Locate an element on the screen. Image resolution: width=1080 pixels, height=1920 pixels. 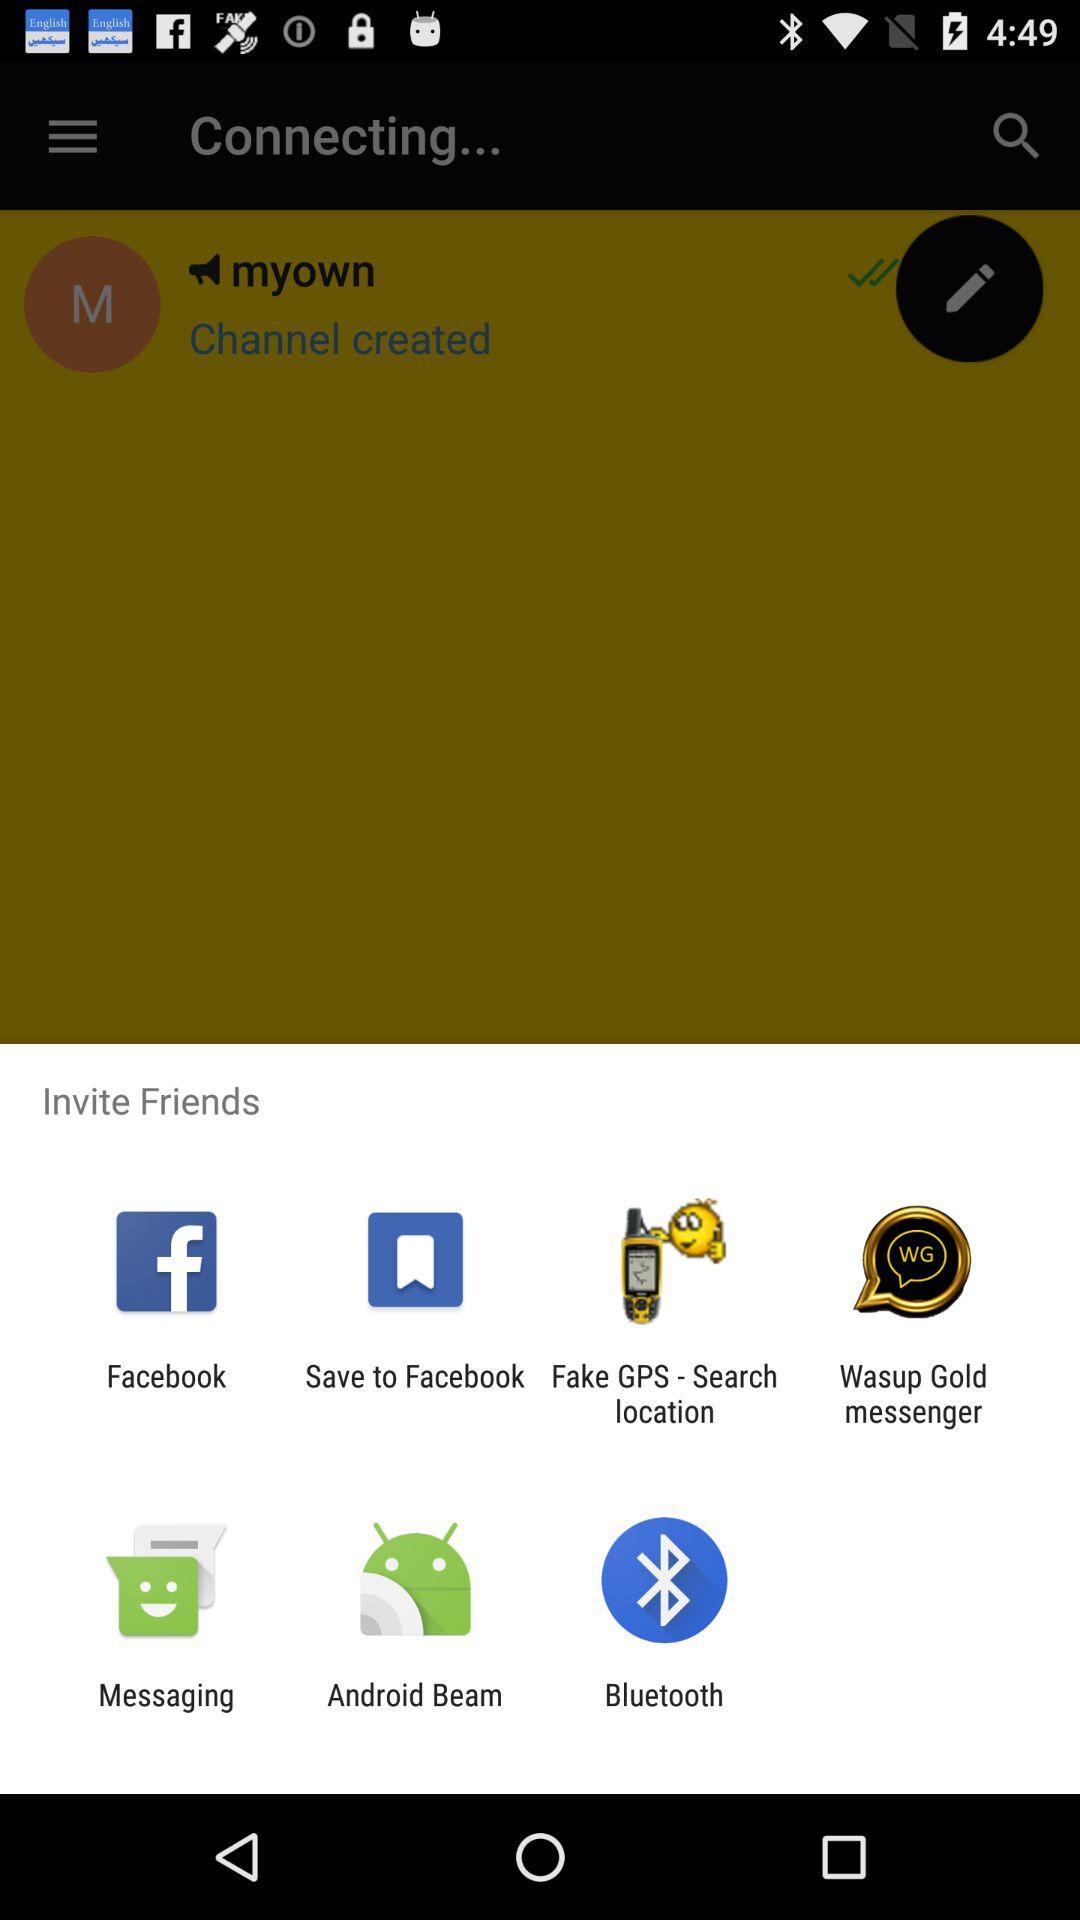
the icon to the left of wasup gold messenger item is located at coordinates (664, 1392).